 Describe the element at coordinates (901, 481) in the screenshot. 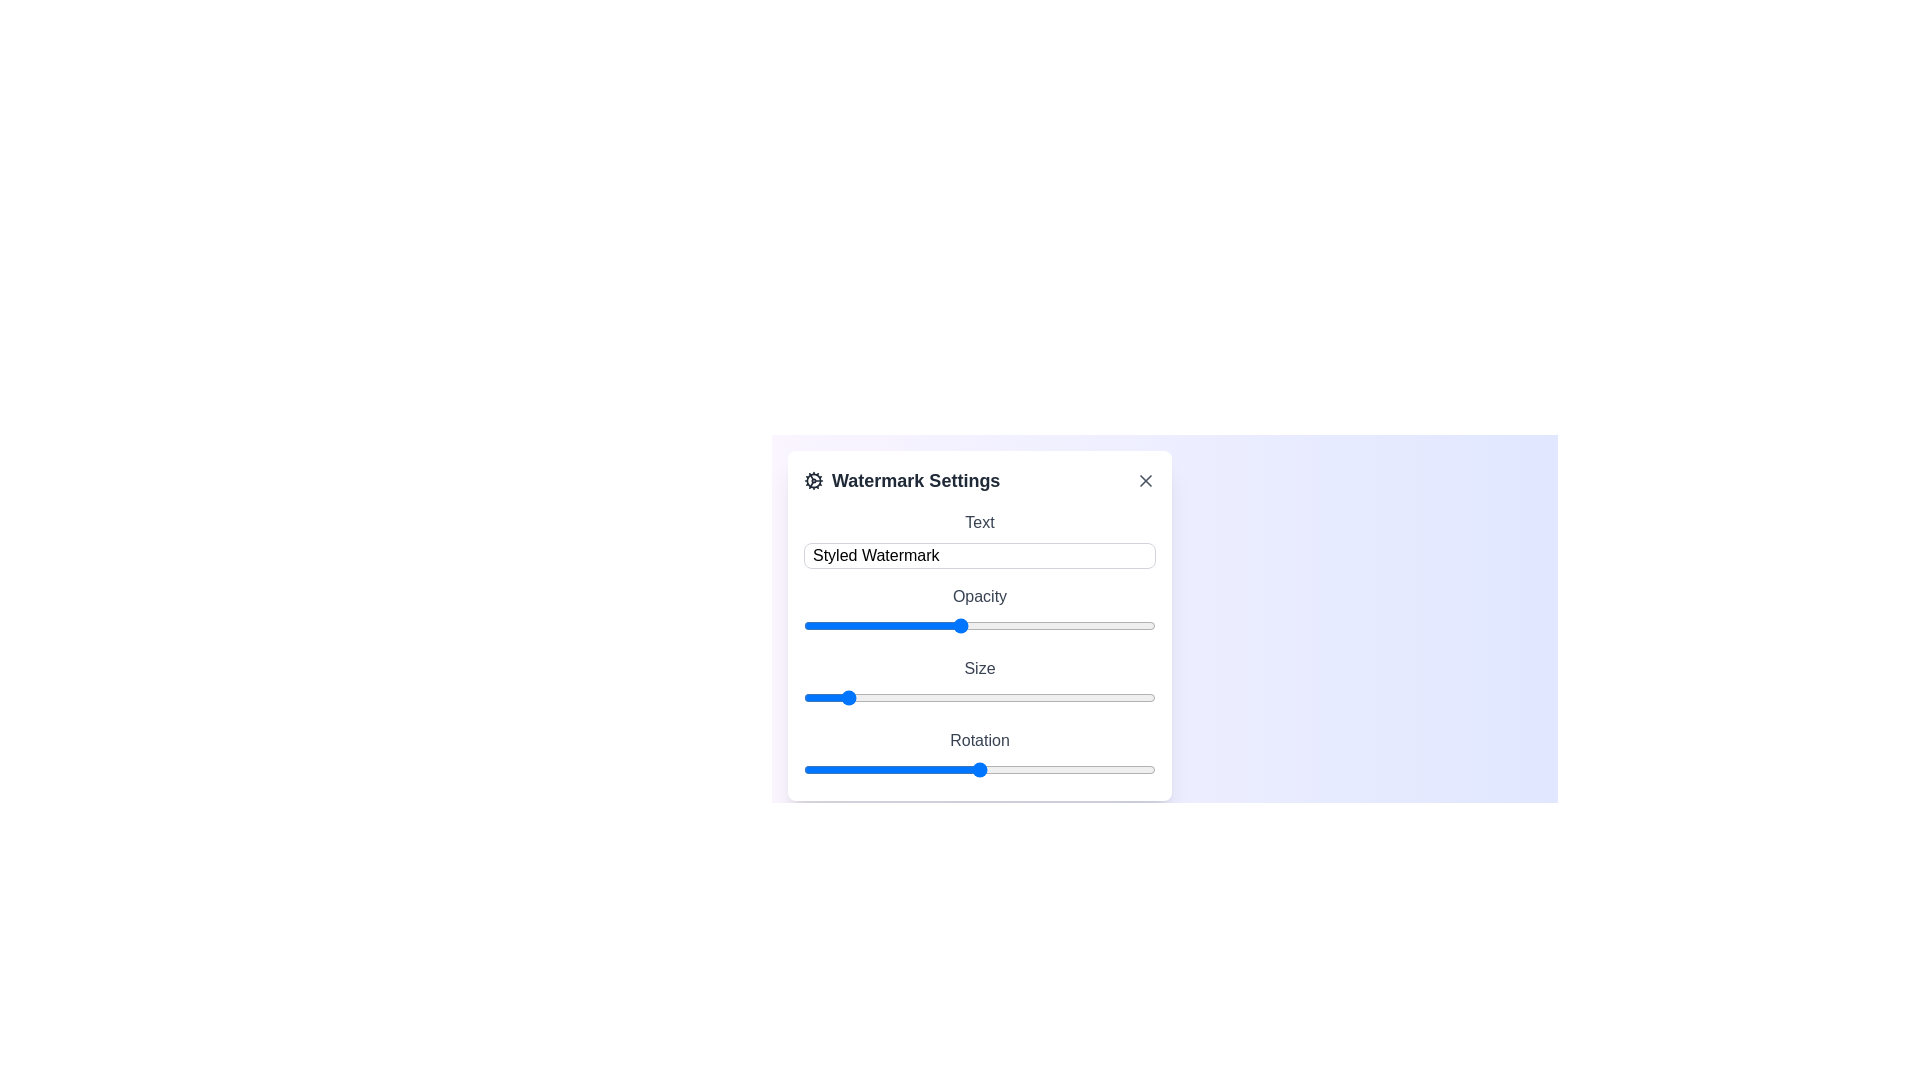

I see `the 'Watermark Settings' header which includes a cogwheel icon and bold text in gray font, located at the top of the settings panel` at that location.